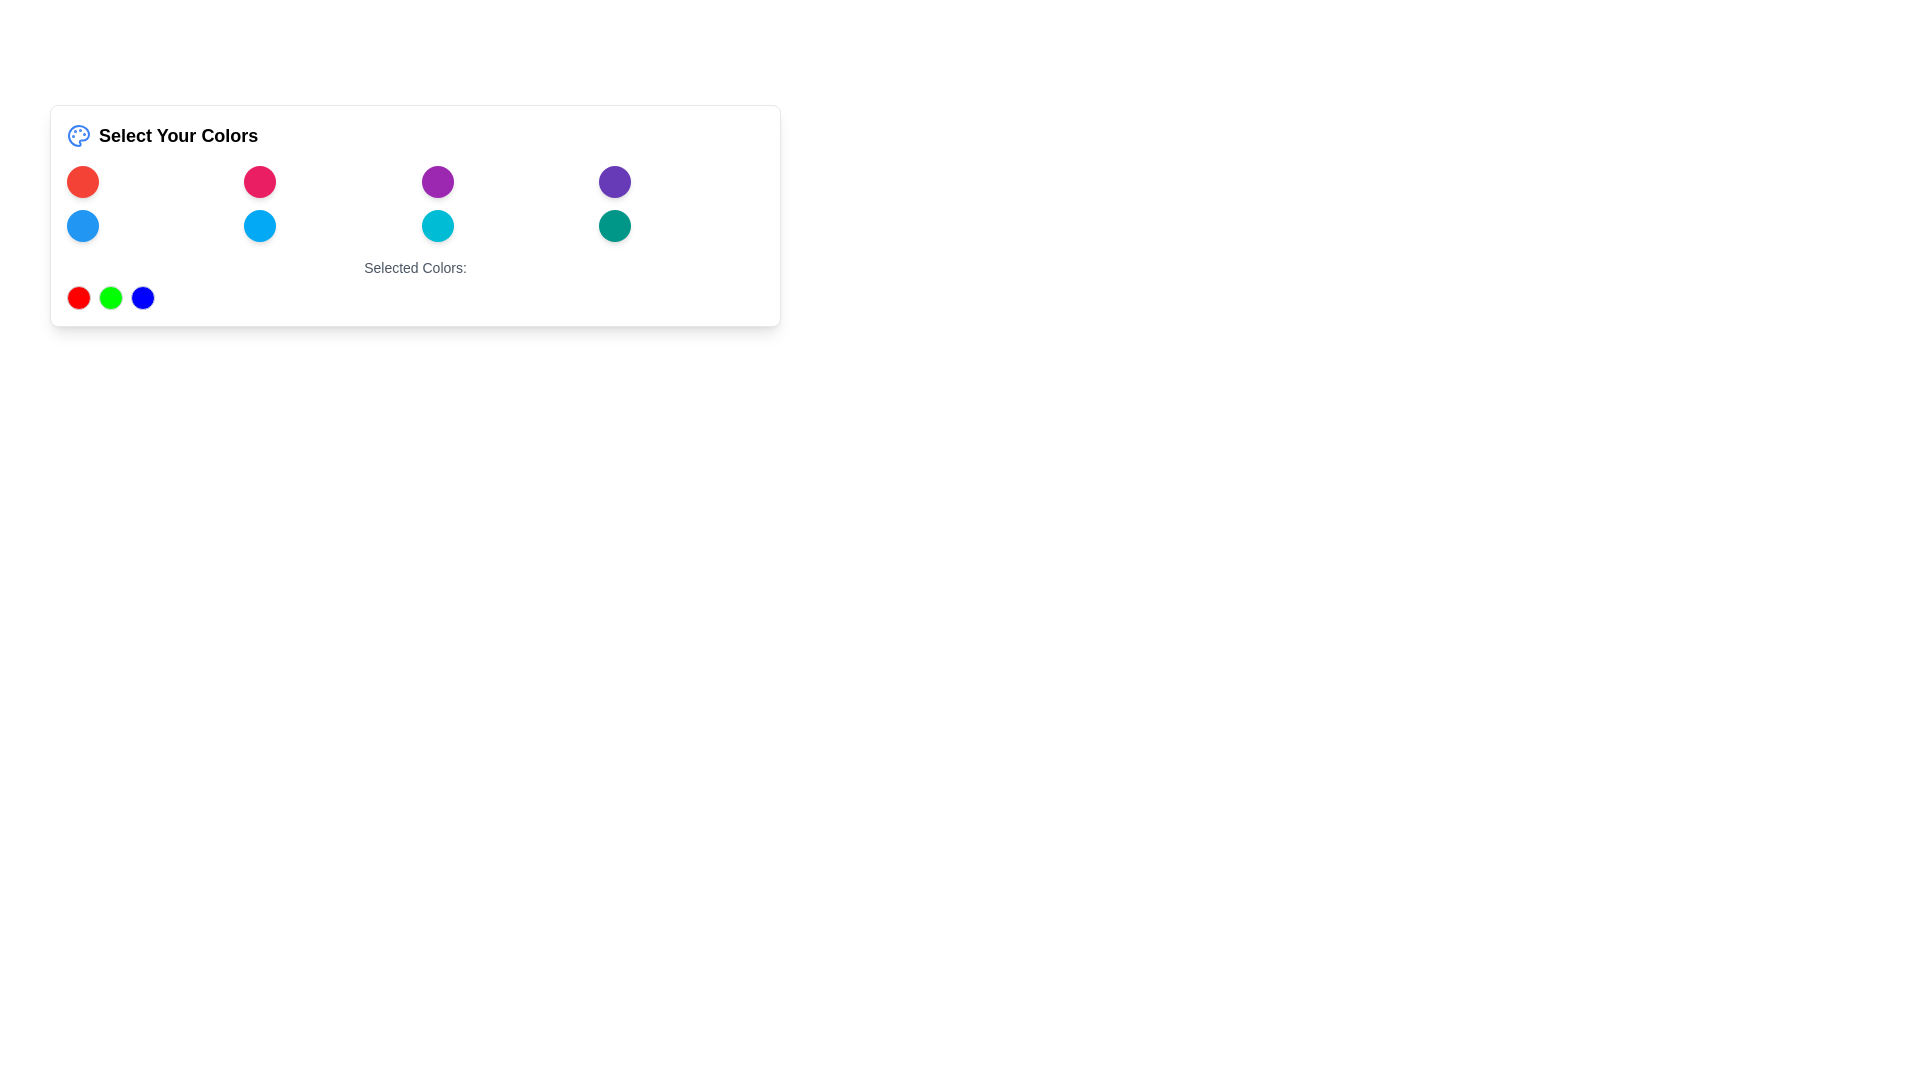  Describe the element at coordinates (78, 135) in the screenshot. I see `the palette-like icon with a blue outline, which is located to the left of the 'Select Your Colors' text` at that location.